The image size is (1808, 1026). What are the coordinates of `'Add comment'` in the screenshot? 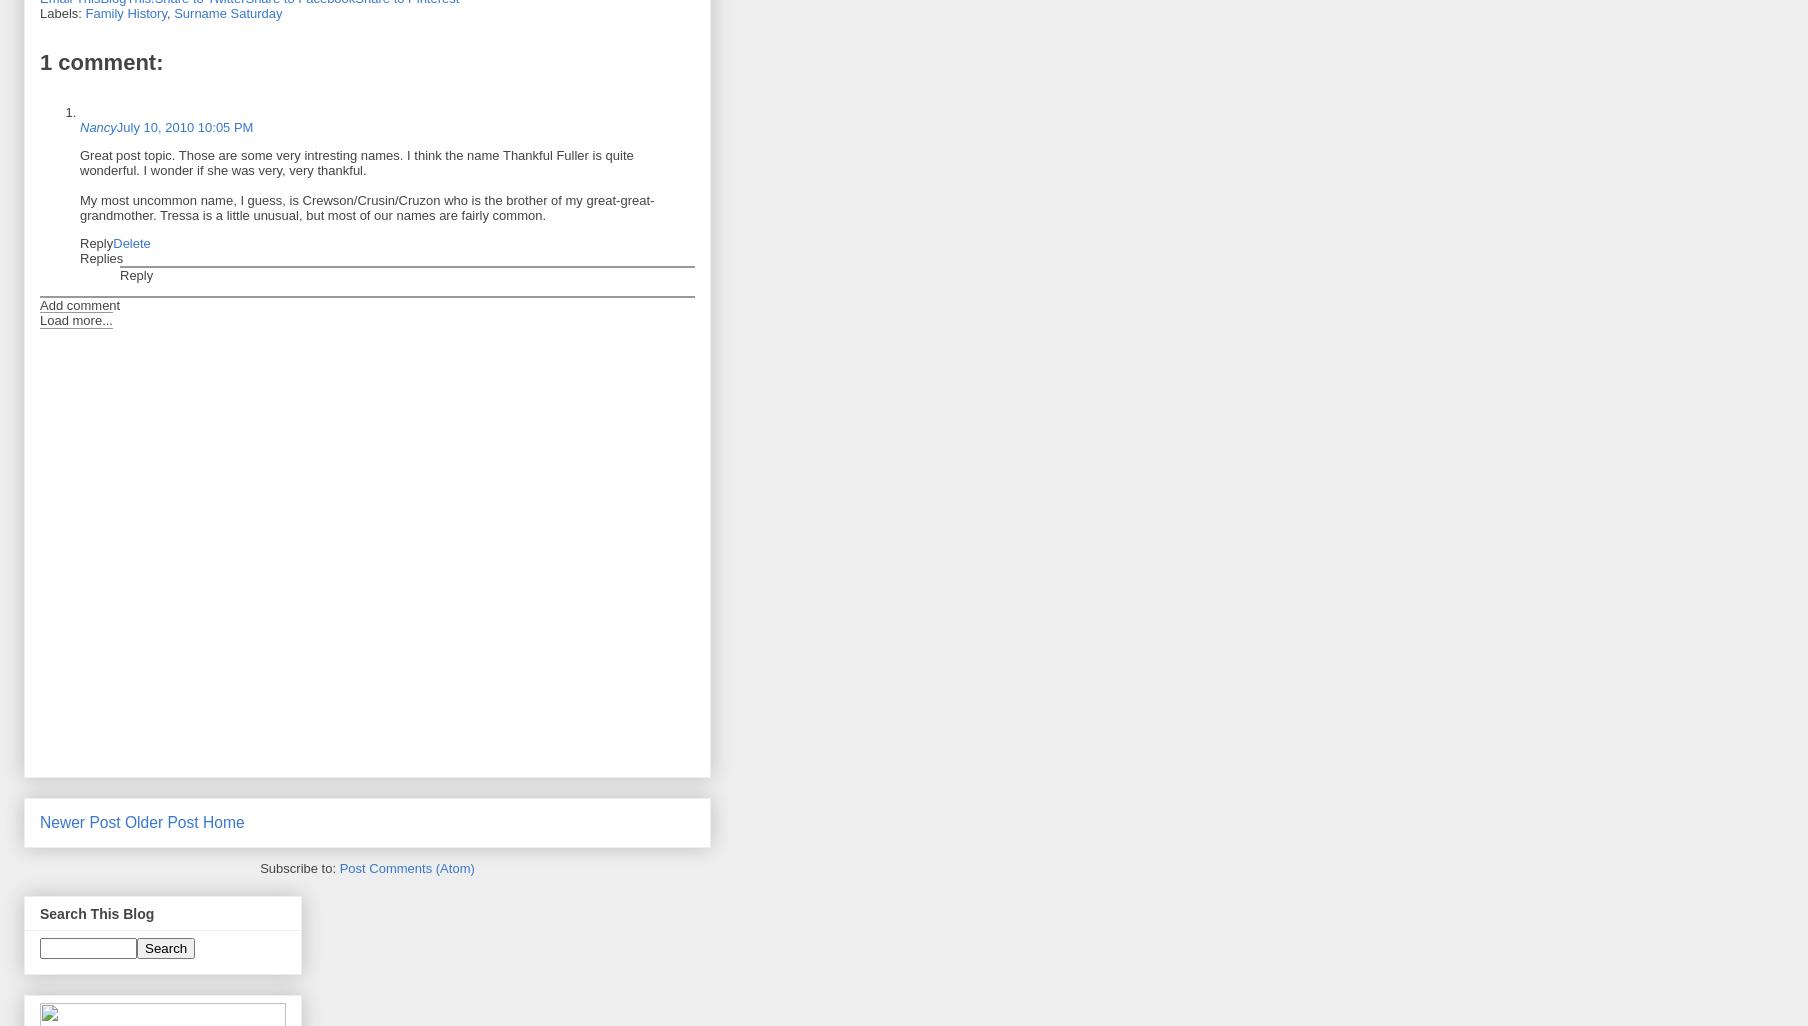 It's located at (78, 304).